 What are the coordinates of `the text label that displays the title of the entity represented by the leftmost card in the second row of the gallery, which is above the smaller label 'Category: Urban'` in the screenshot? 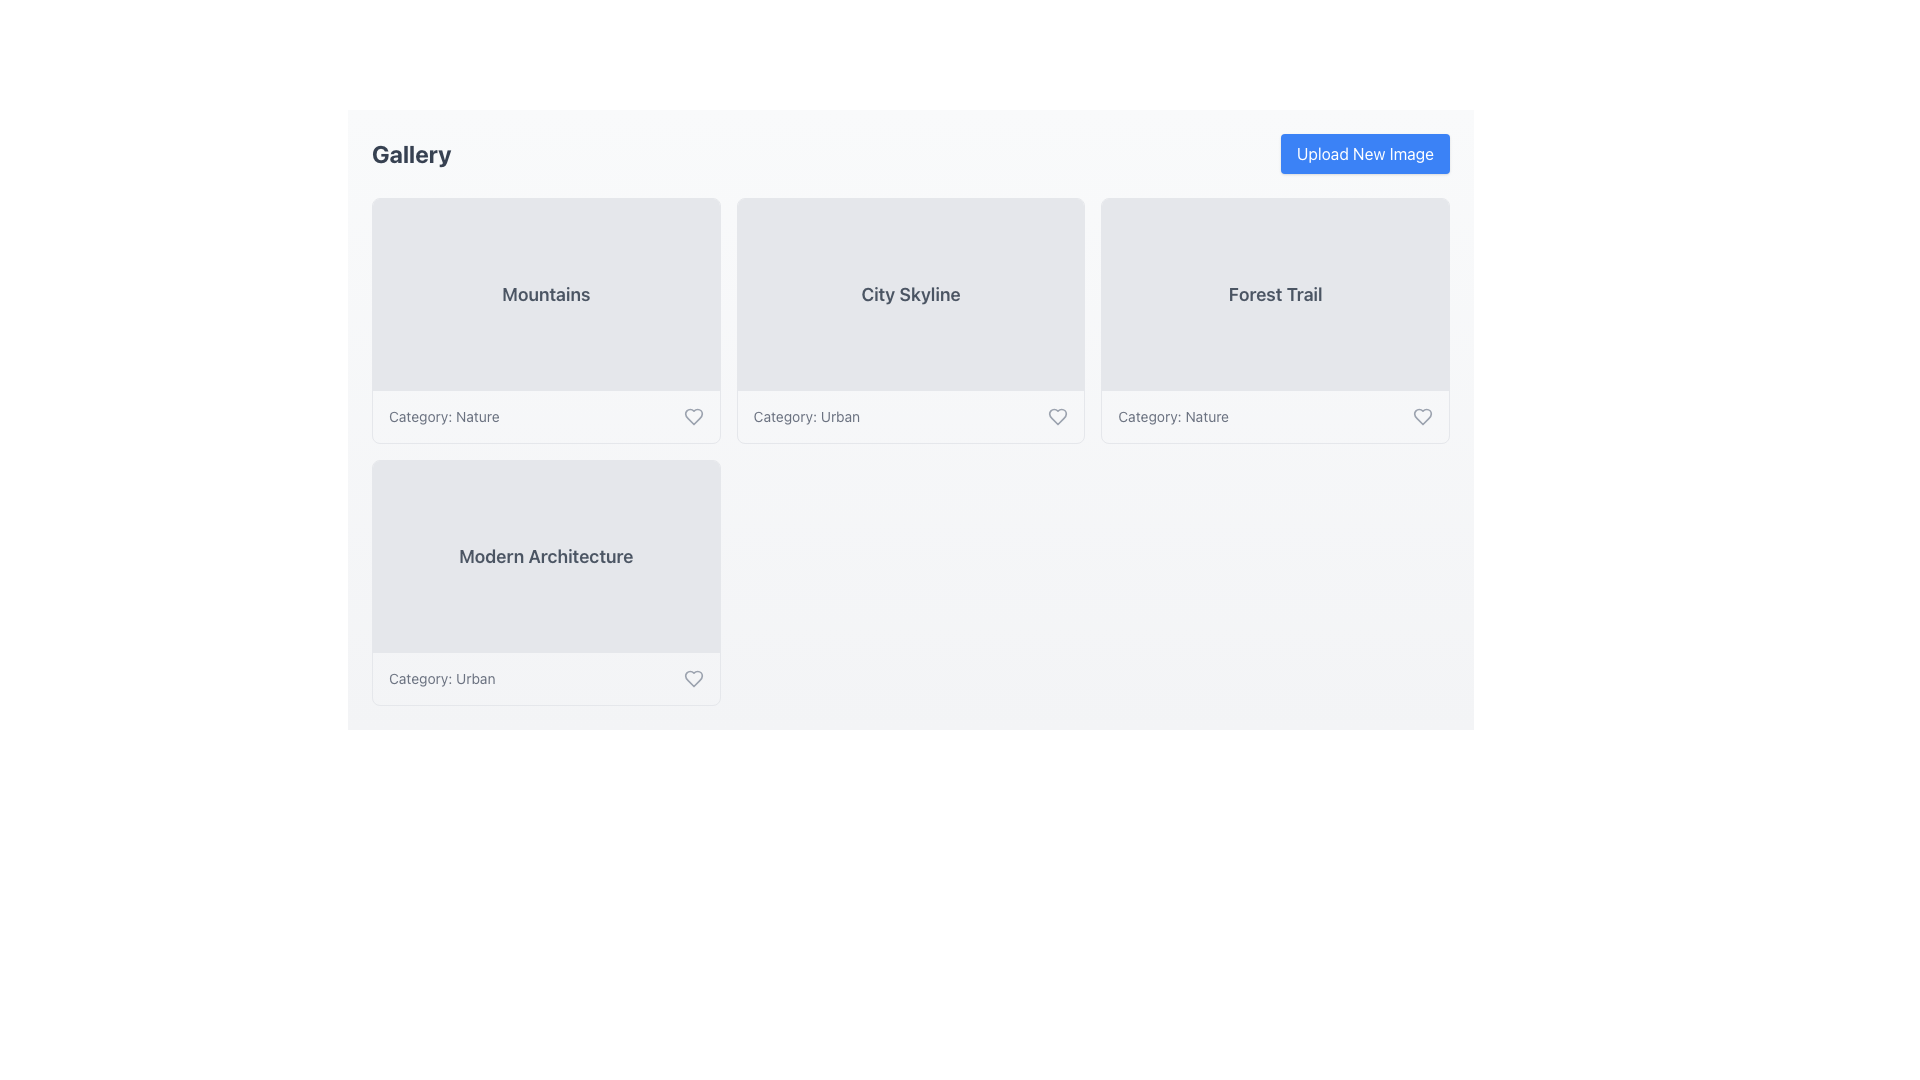 It's located at (546, 556).